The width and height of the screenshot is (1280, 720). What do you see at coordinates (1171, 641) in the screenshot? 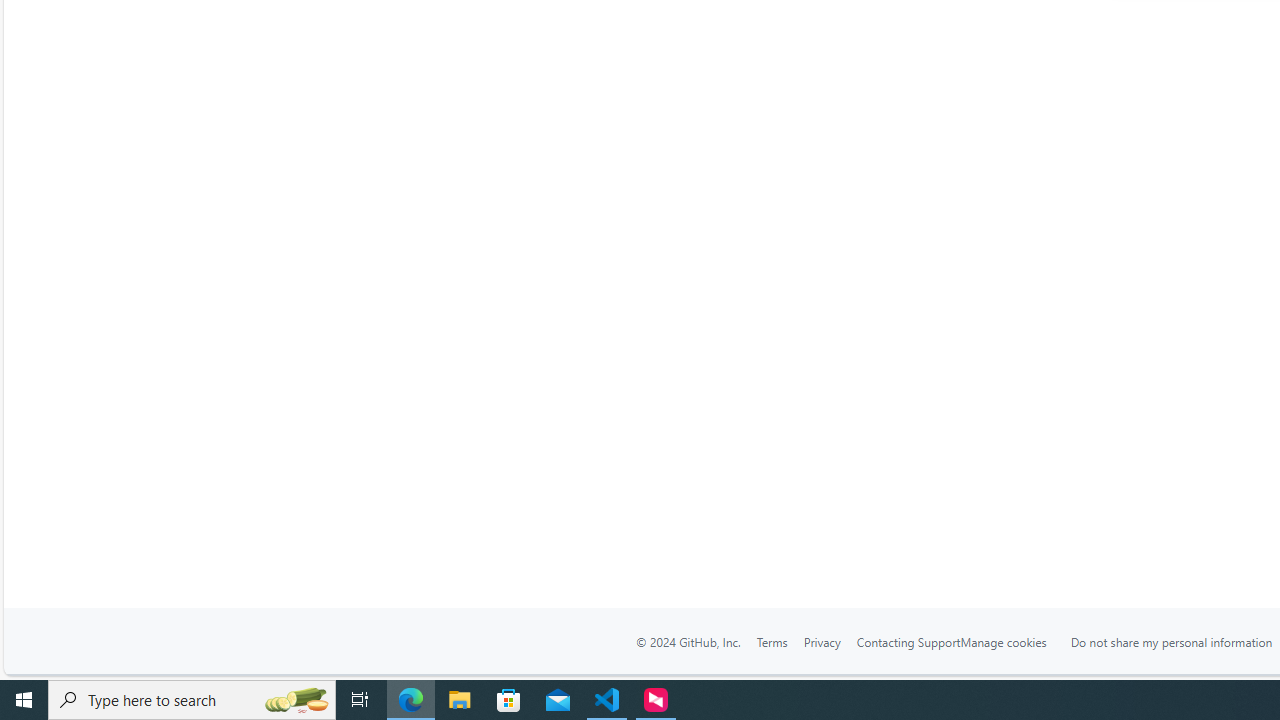
I see `'Do not share my personal information'` at bounding box center [1171, 641].